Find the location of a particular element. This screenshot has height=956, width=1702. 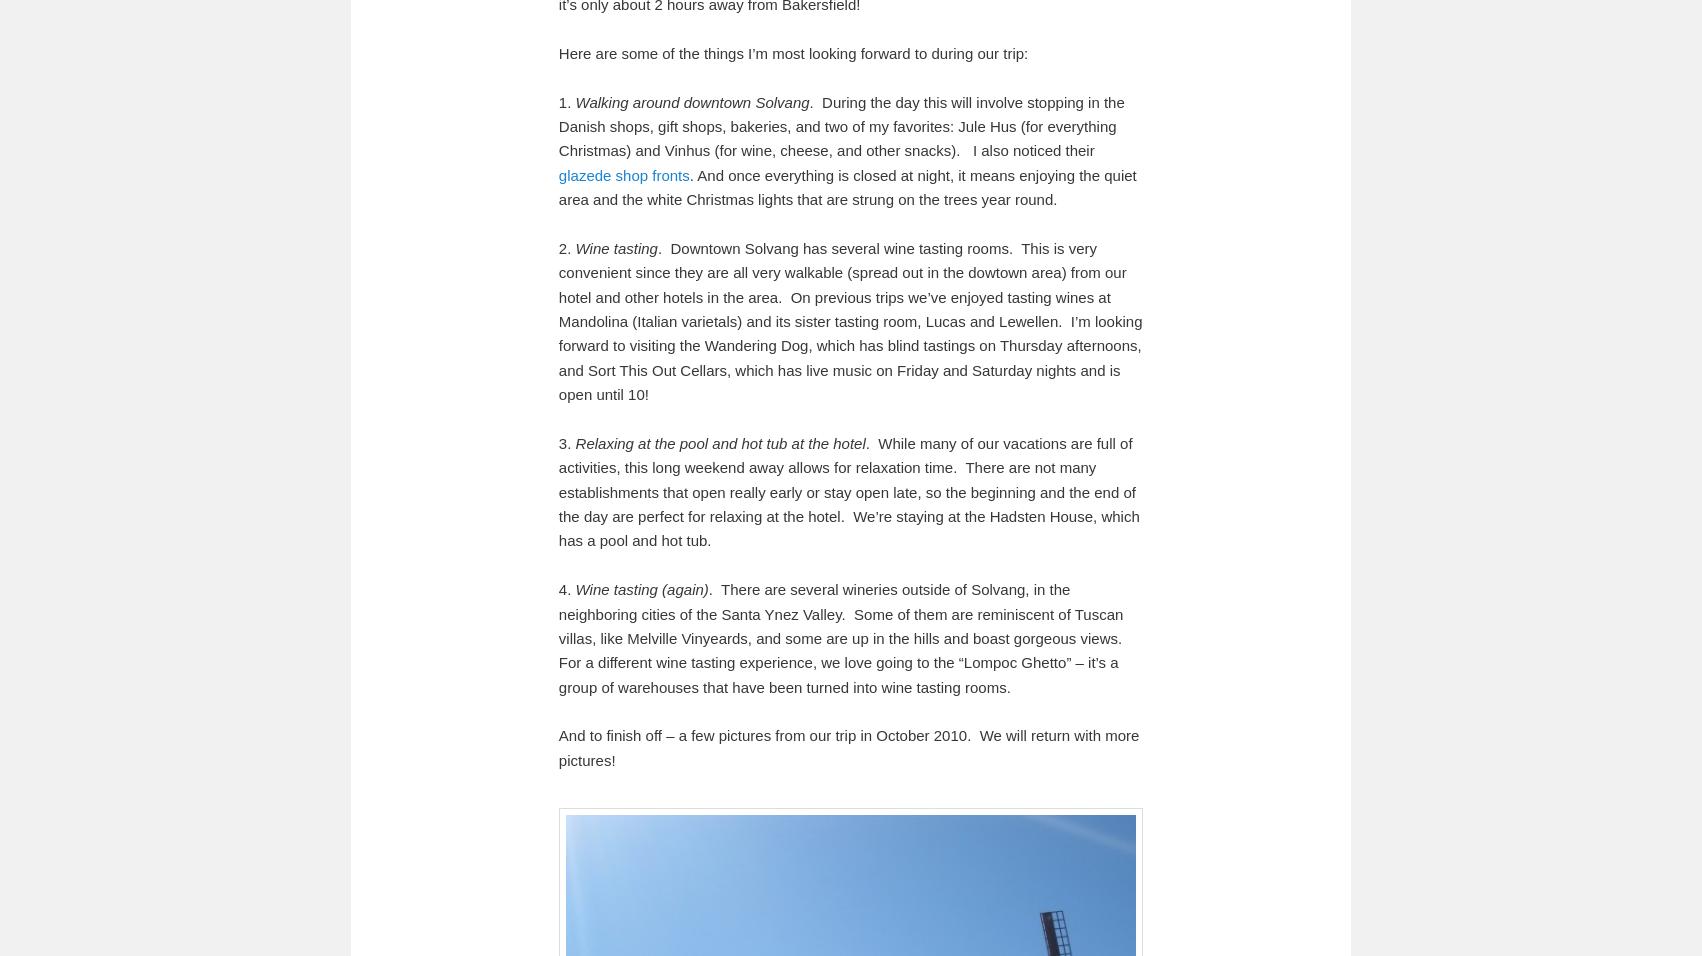

'.  While many of our vacations are full of activities, this long weekend away allows for relaxation time.  There are not many establishments that open really early or stay open late, so the beginning and the end of the day are perfect for relaxing at the hotel.  We’re staying at the Hadsten House, which has a pool and hot tub.' is located at coordinates (847, 490).